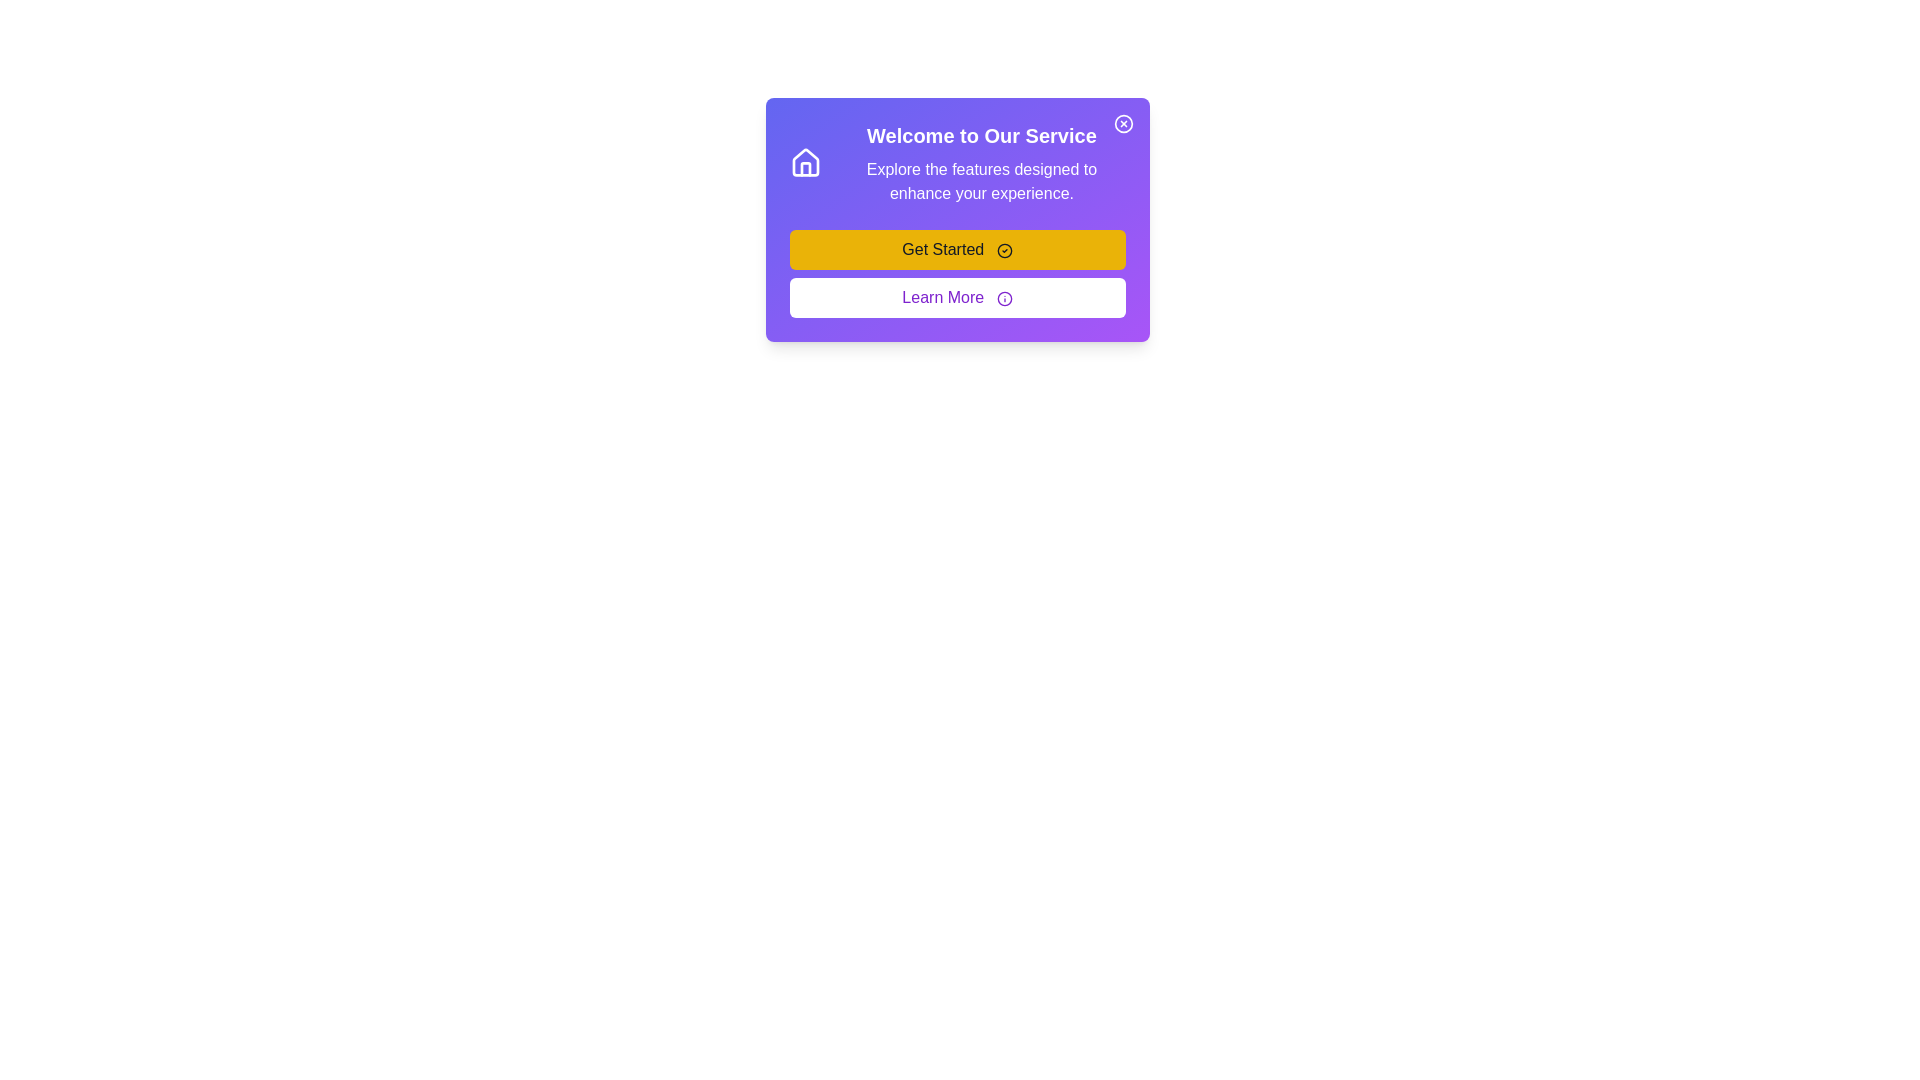  I want to click on text label displaying 'Welcome to Our Service', which is prominently positioned at the top center of the interface against a purple background, so click(981, 135).